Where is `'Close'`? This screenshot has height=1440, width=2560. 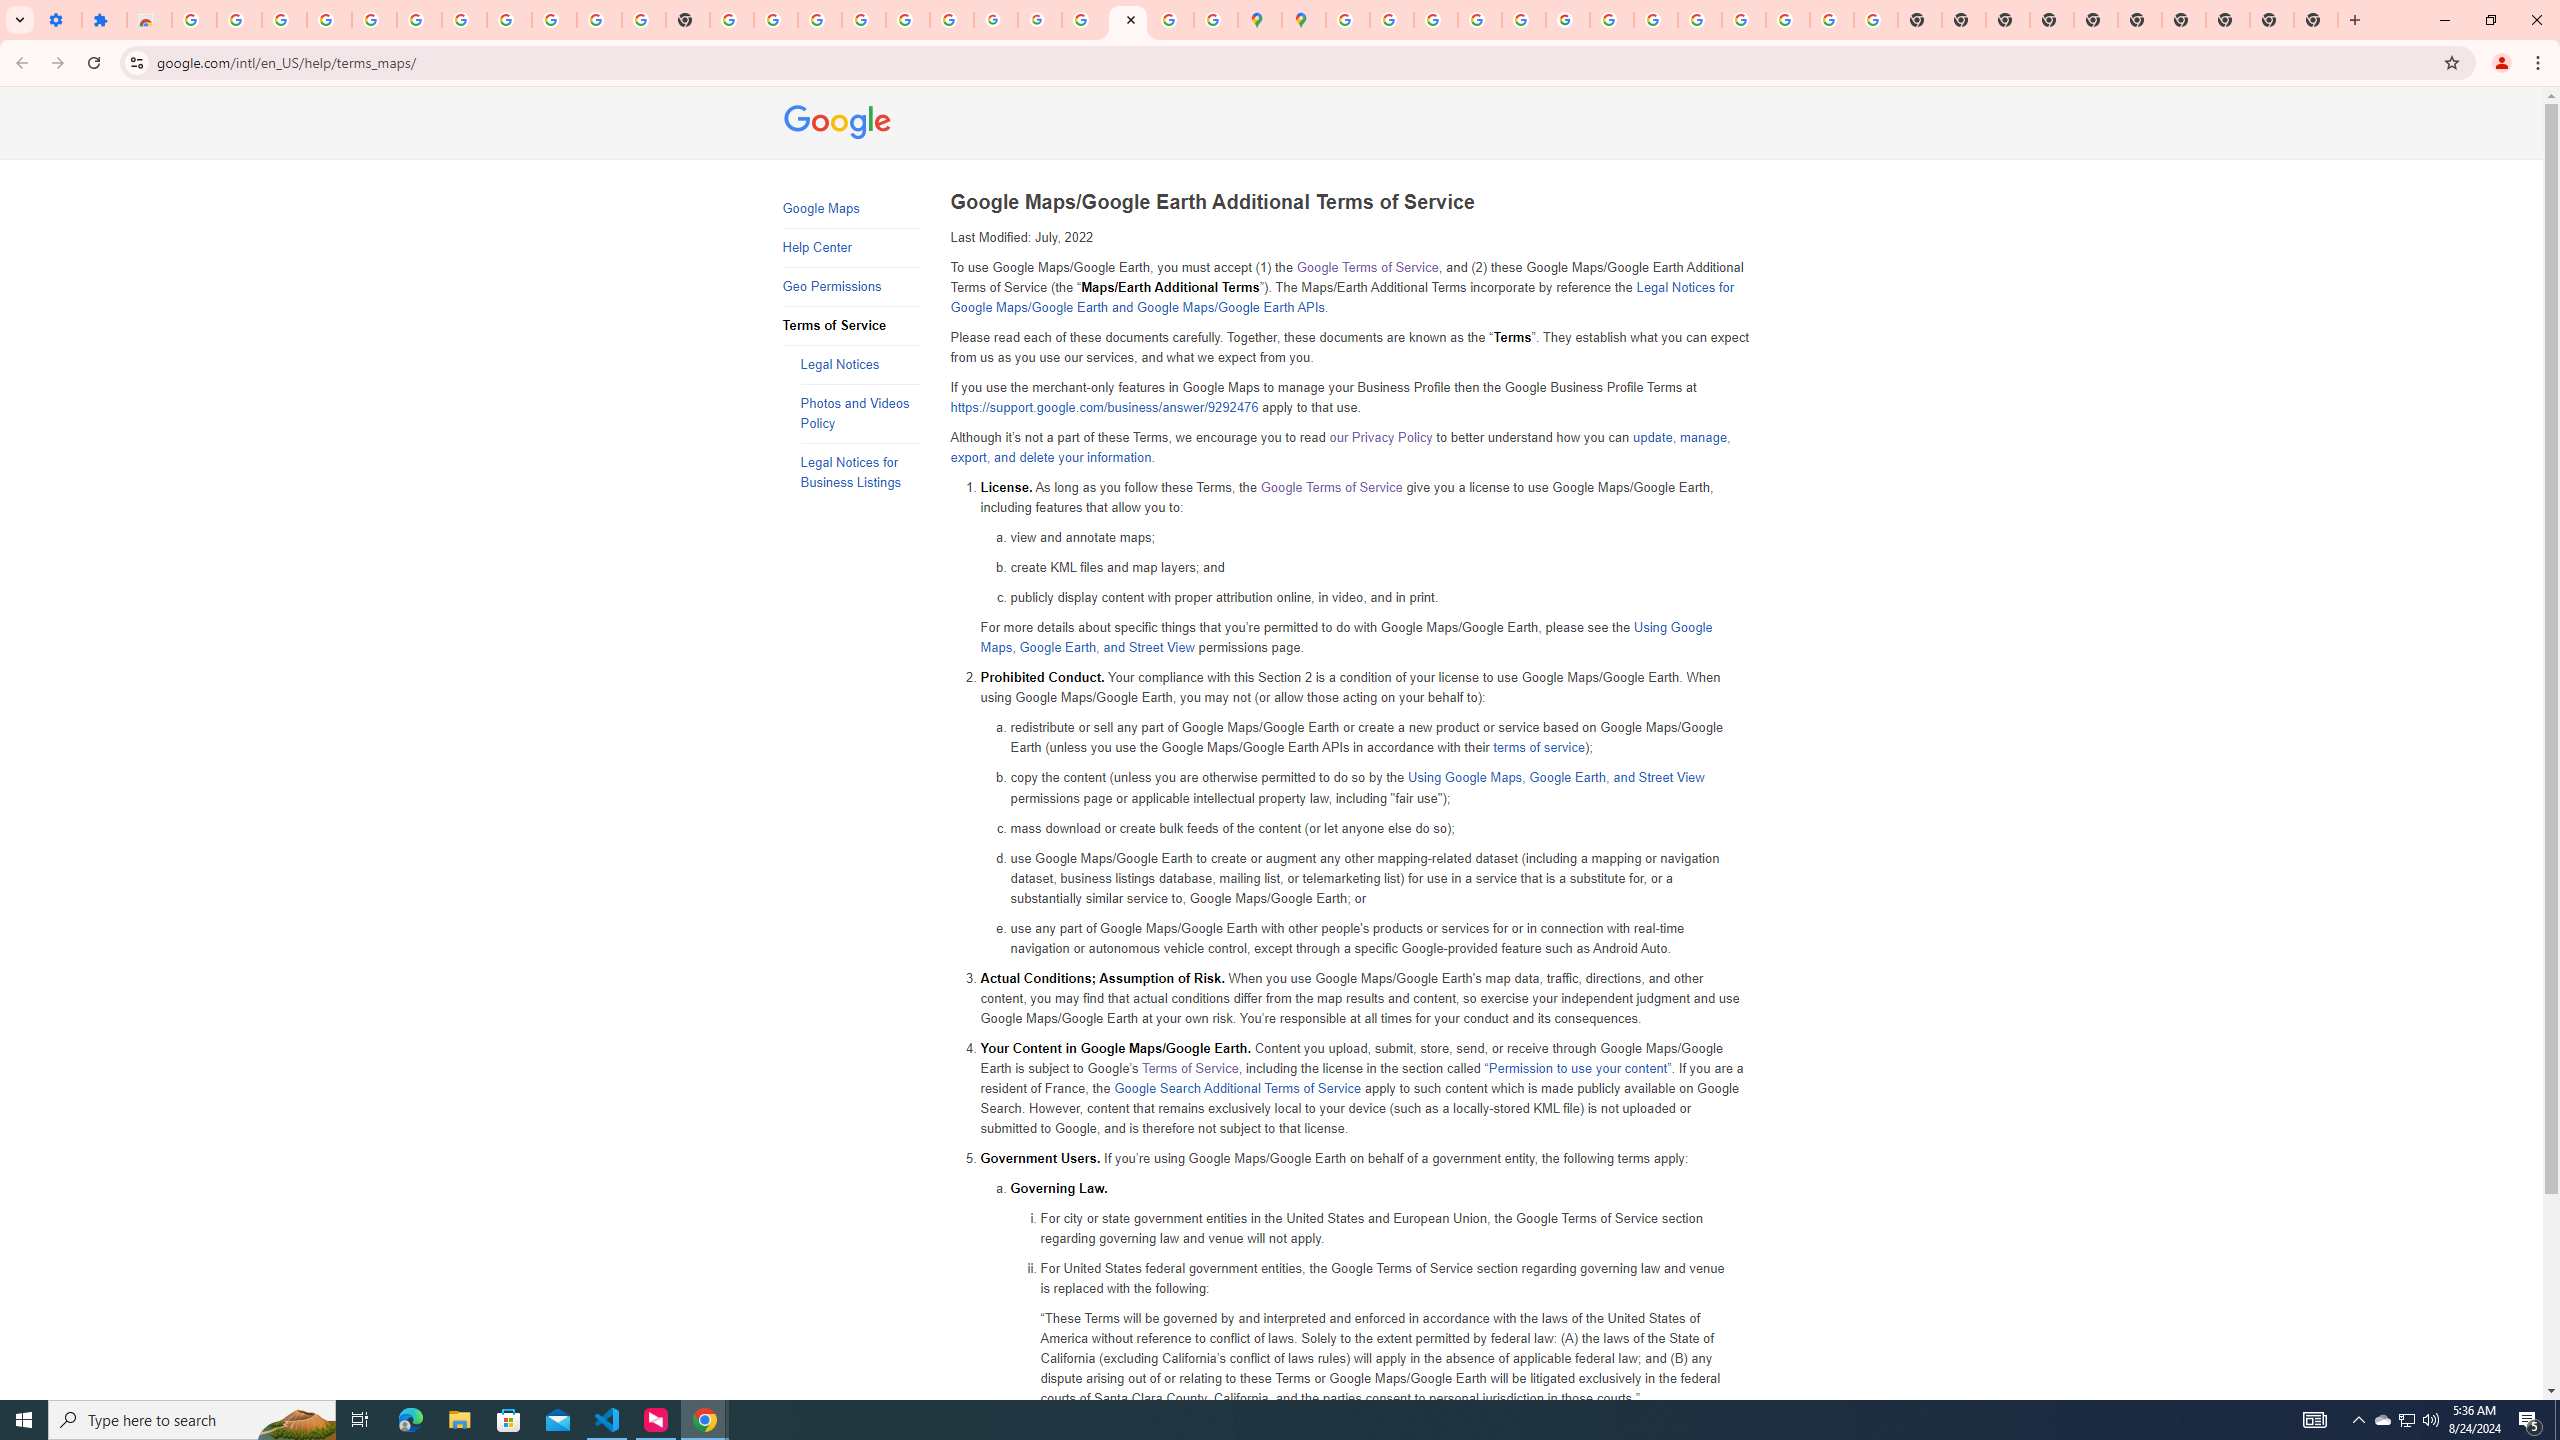 'Close' is located at coordinates (1129, 19).